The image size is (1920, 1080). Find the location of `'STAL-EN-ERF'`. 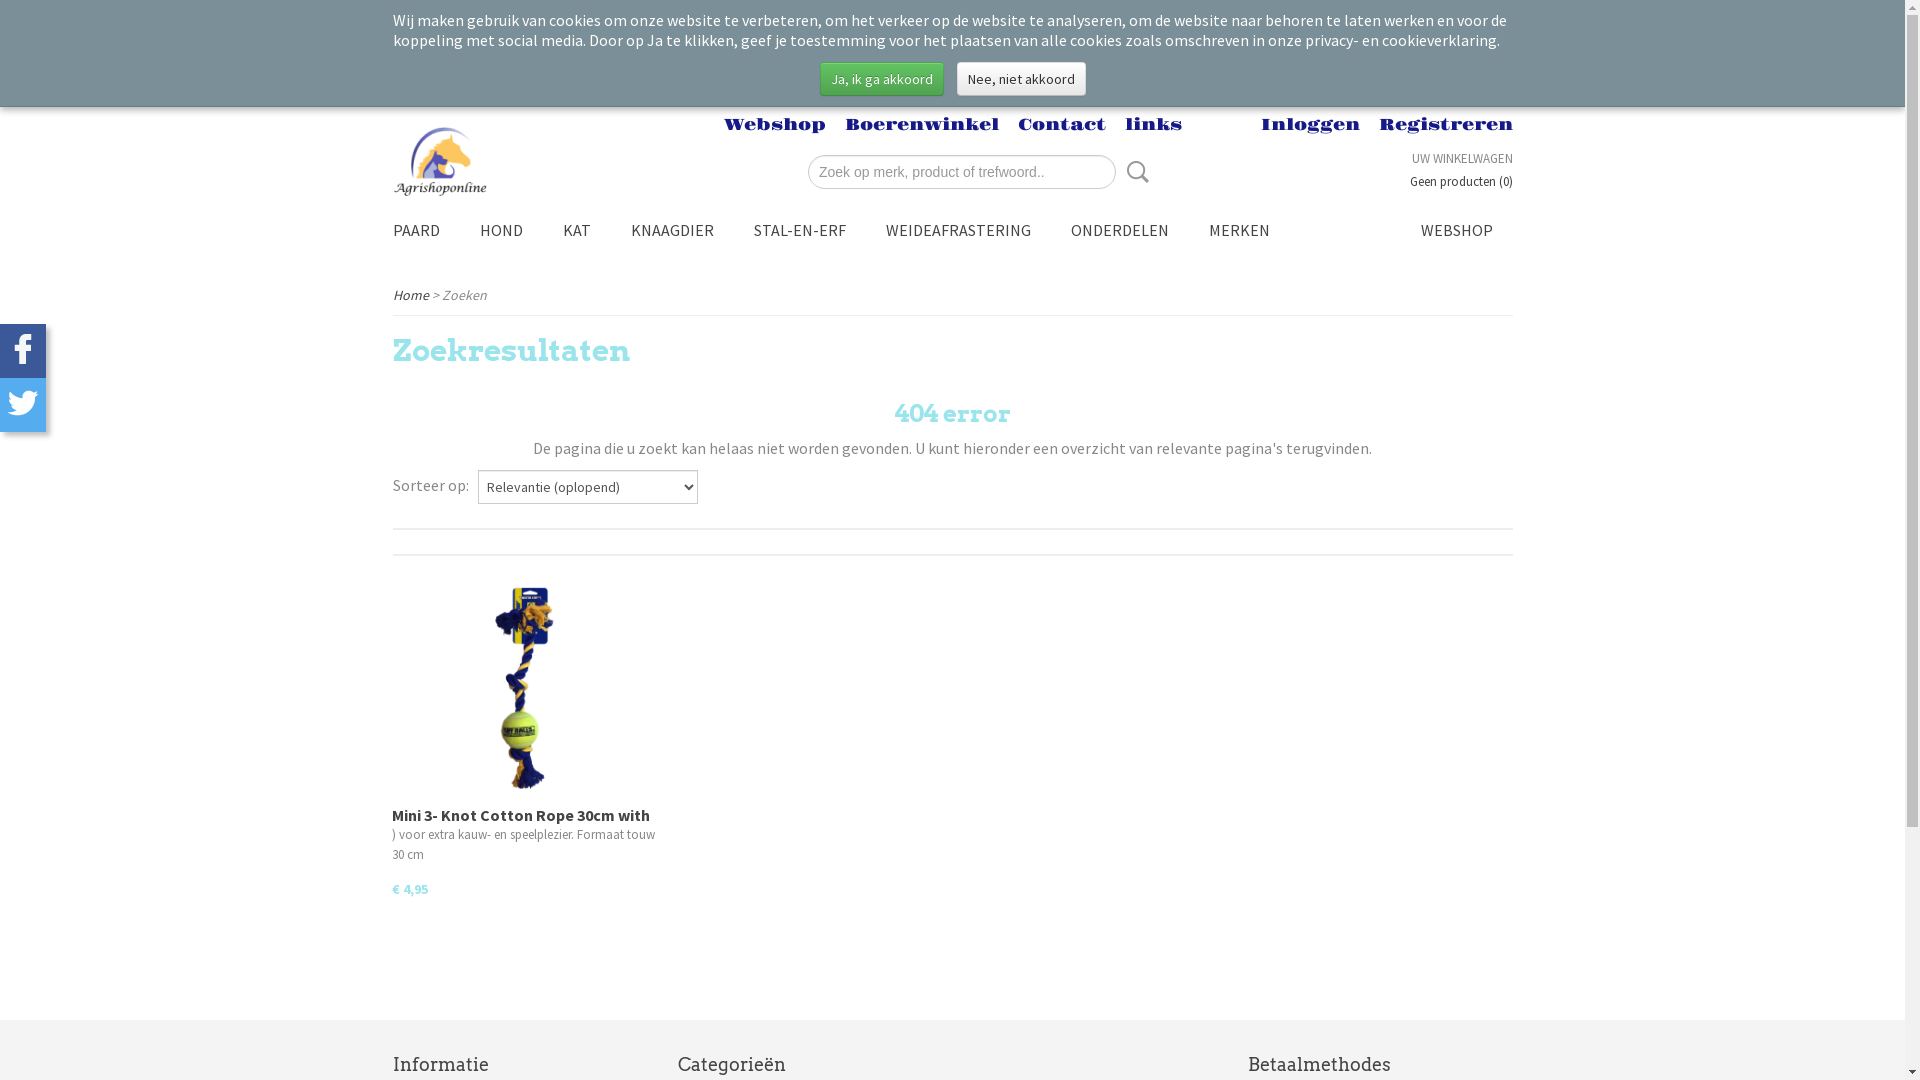

'STAL-EN-ERF' is located at coordinates (800, 229).